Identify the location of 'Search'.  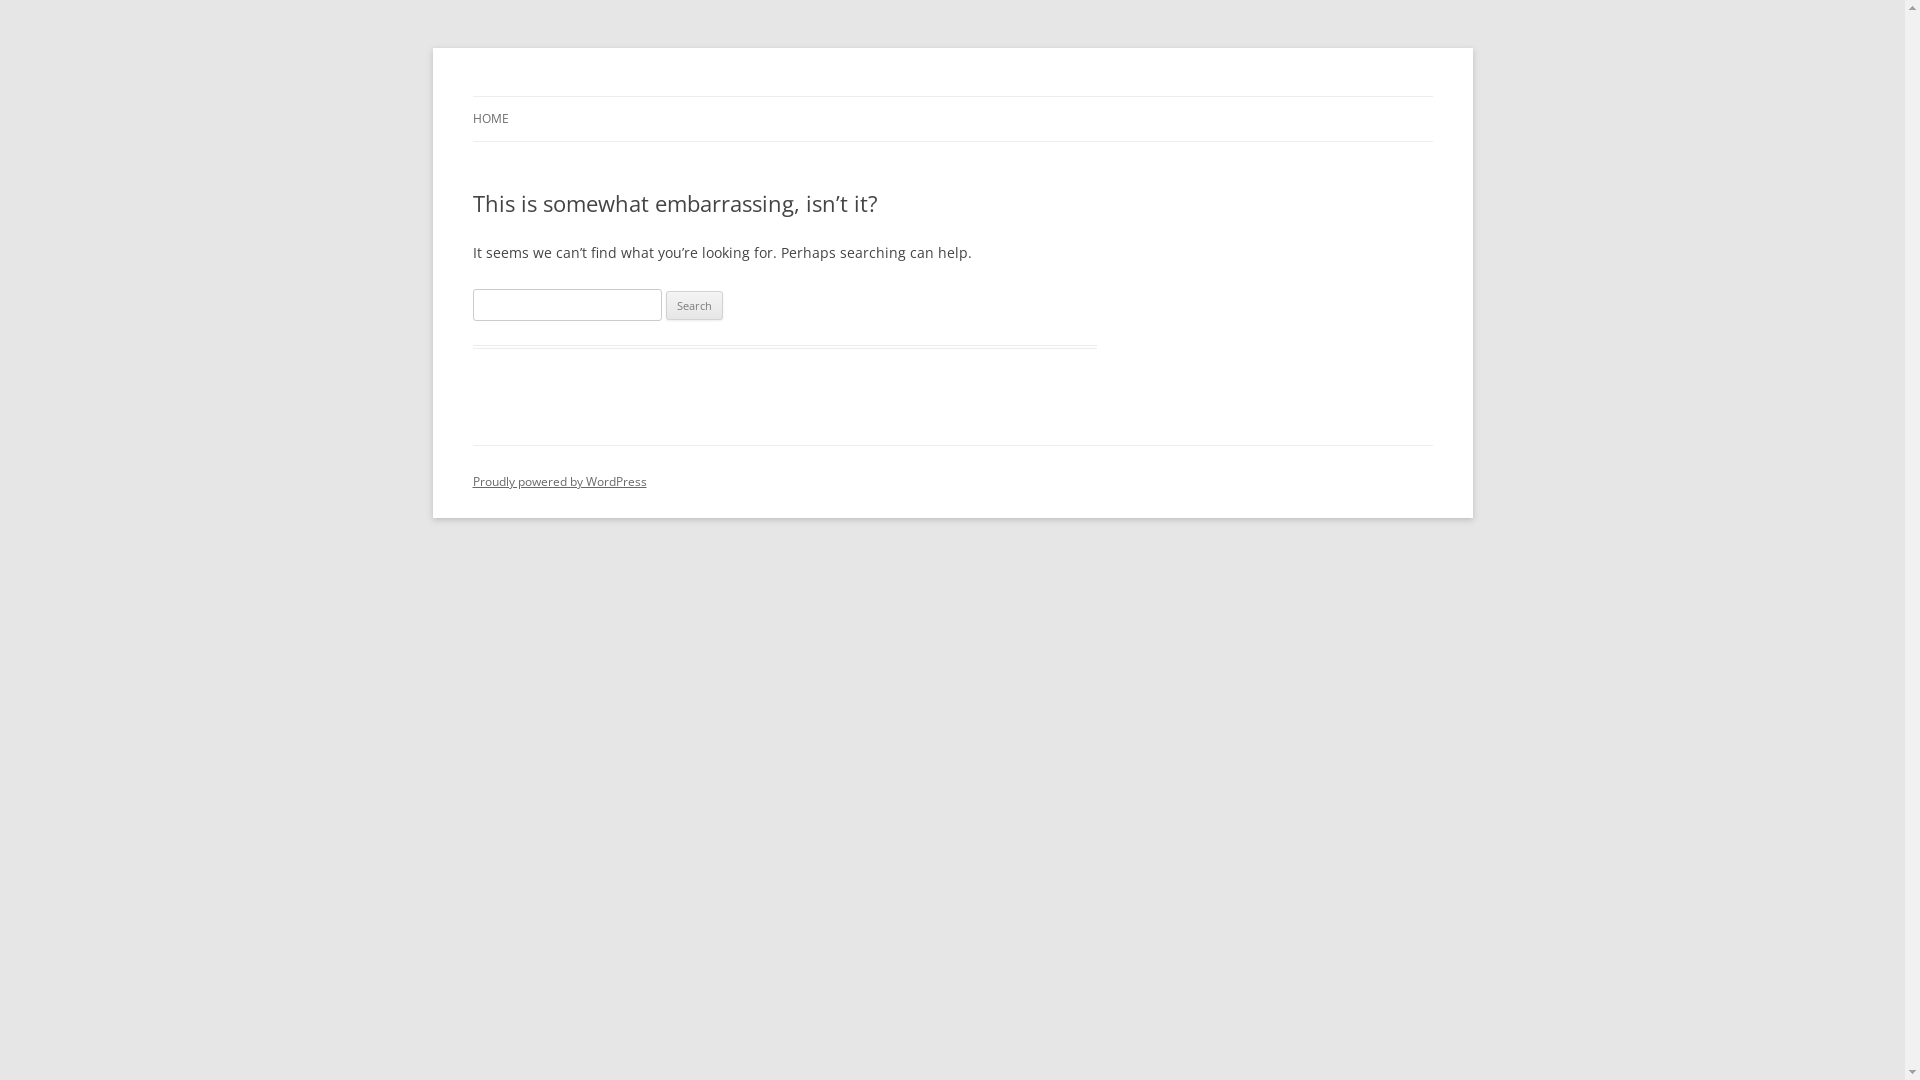
(666, 305).